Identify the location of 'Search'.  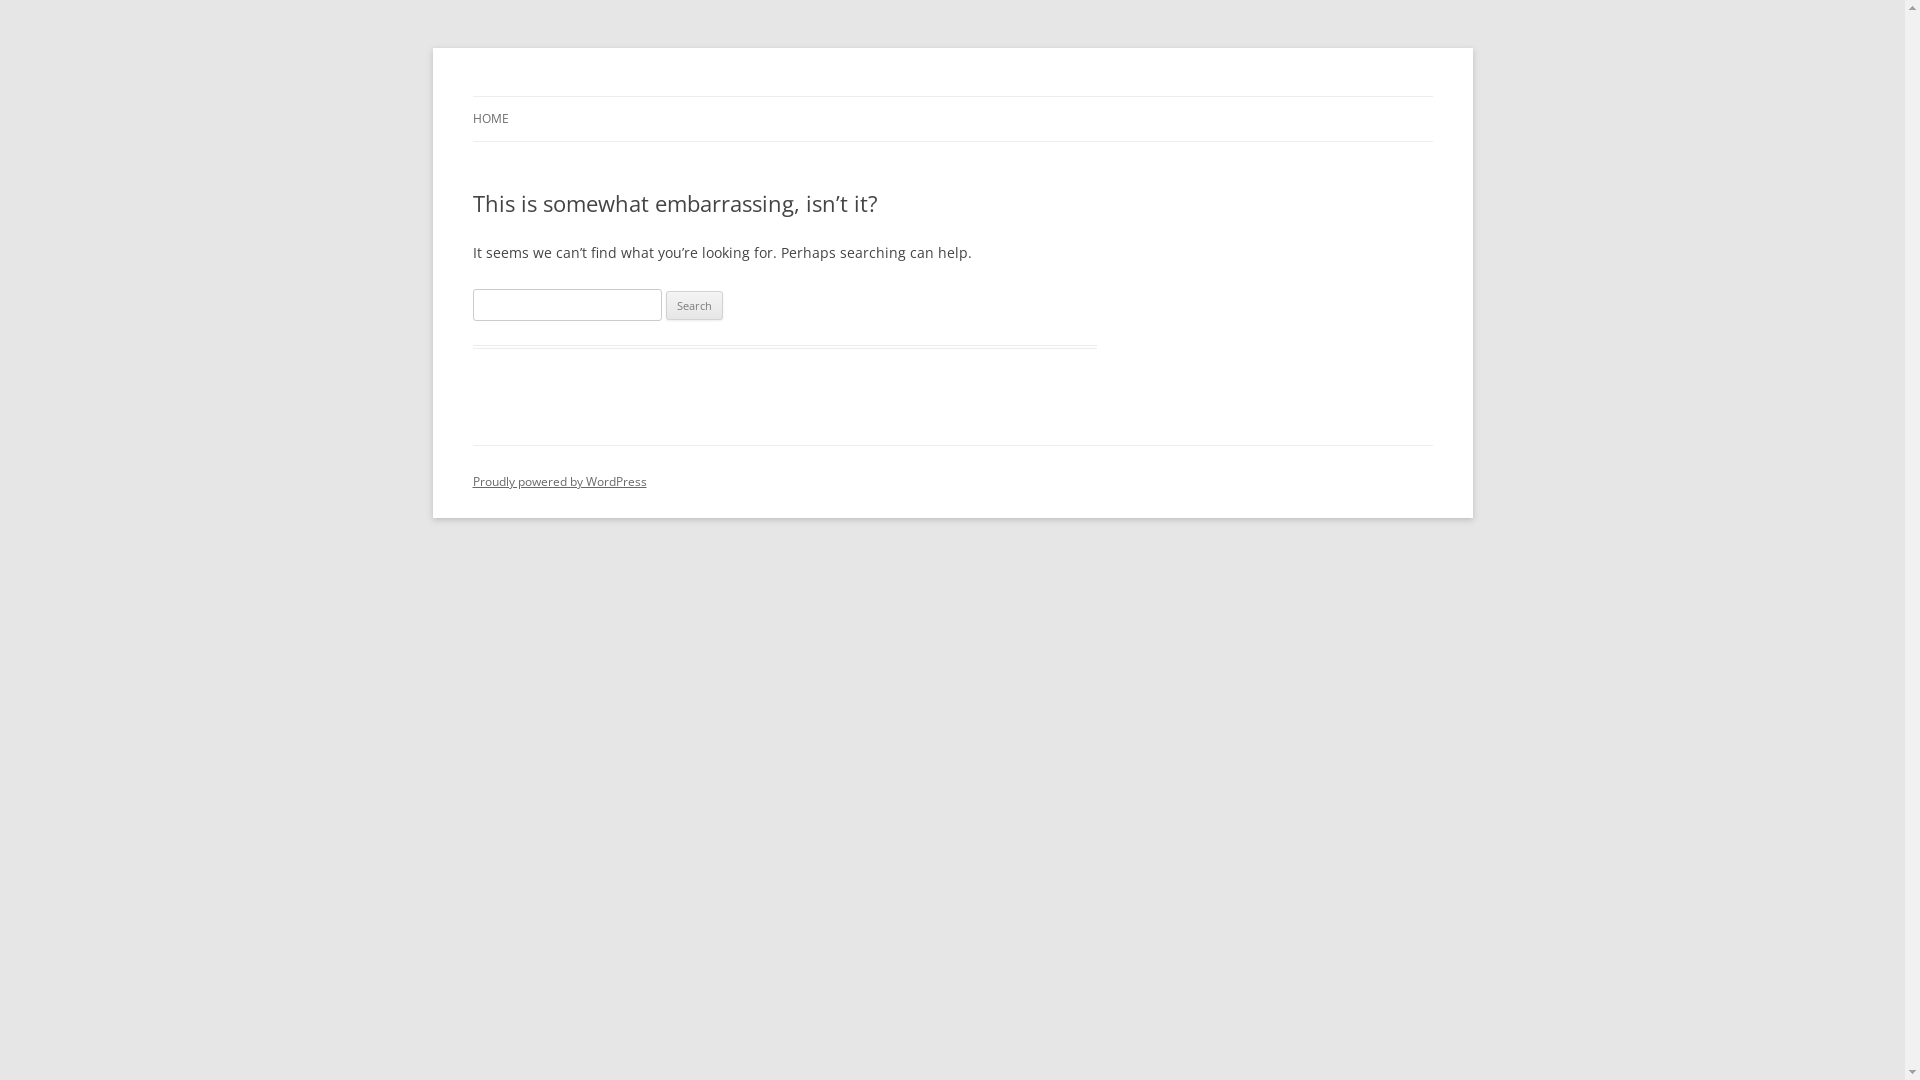
(666, 305).